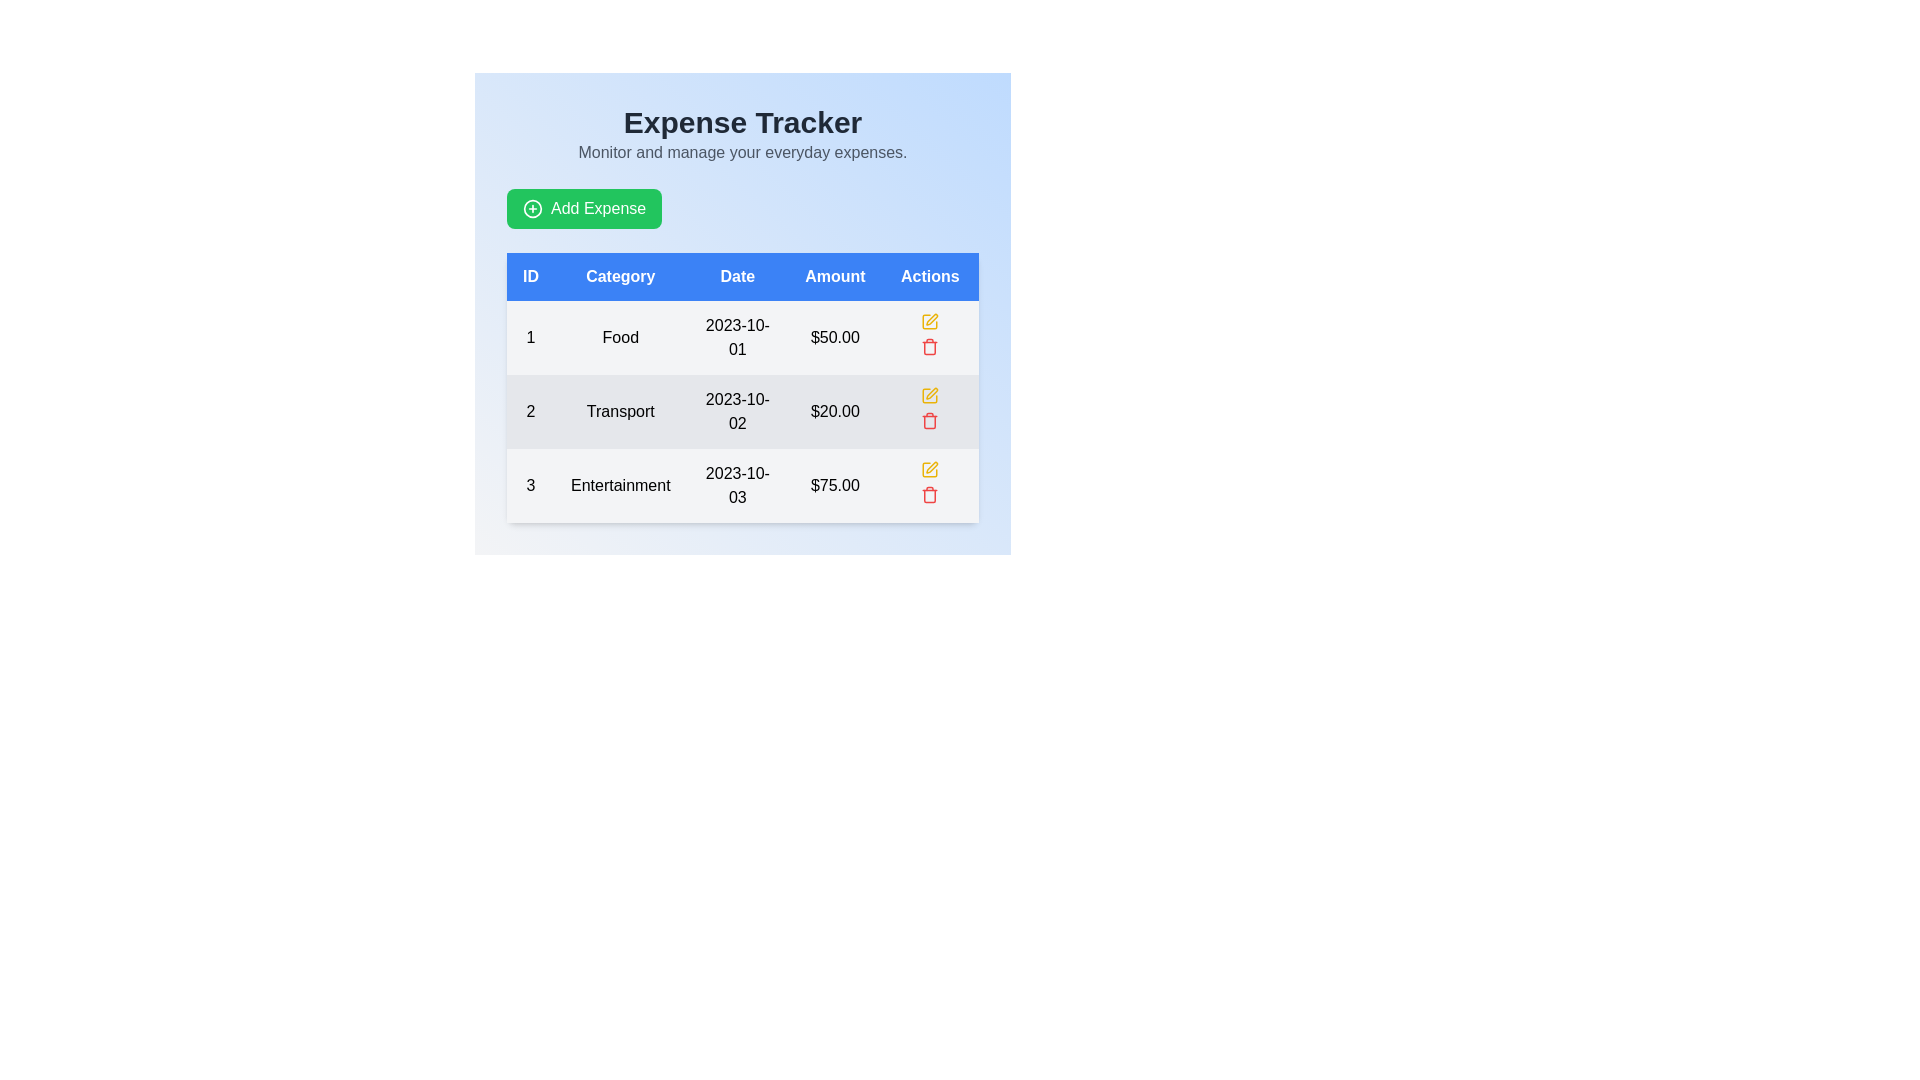  Describe the element at coordinates (736, 411) in the screenshot. I see `the non-interactive Text label displaying the date '2023-10-02', located in the 'Date' column of the second row in the table` at that location.